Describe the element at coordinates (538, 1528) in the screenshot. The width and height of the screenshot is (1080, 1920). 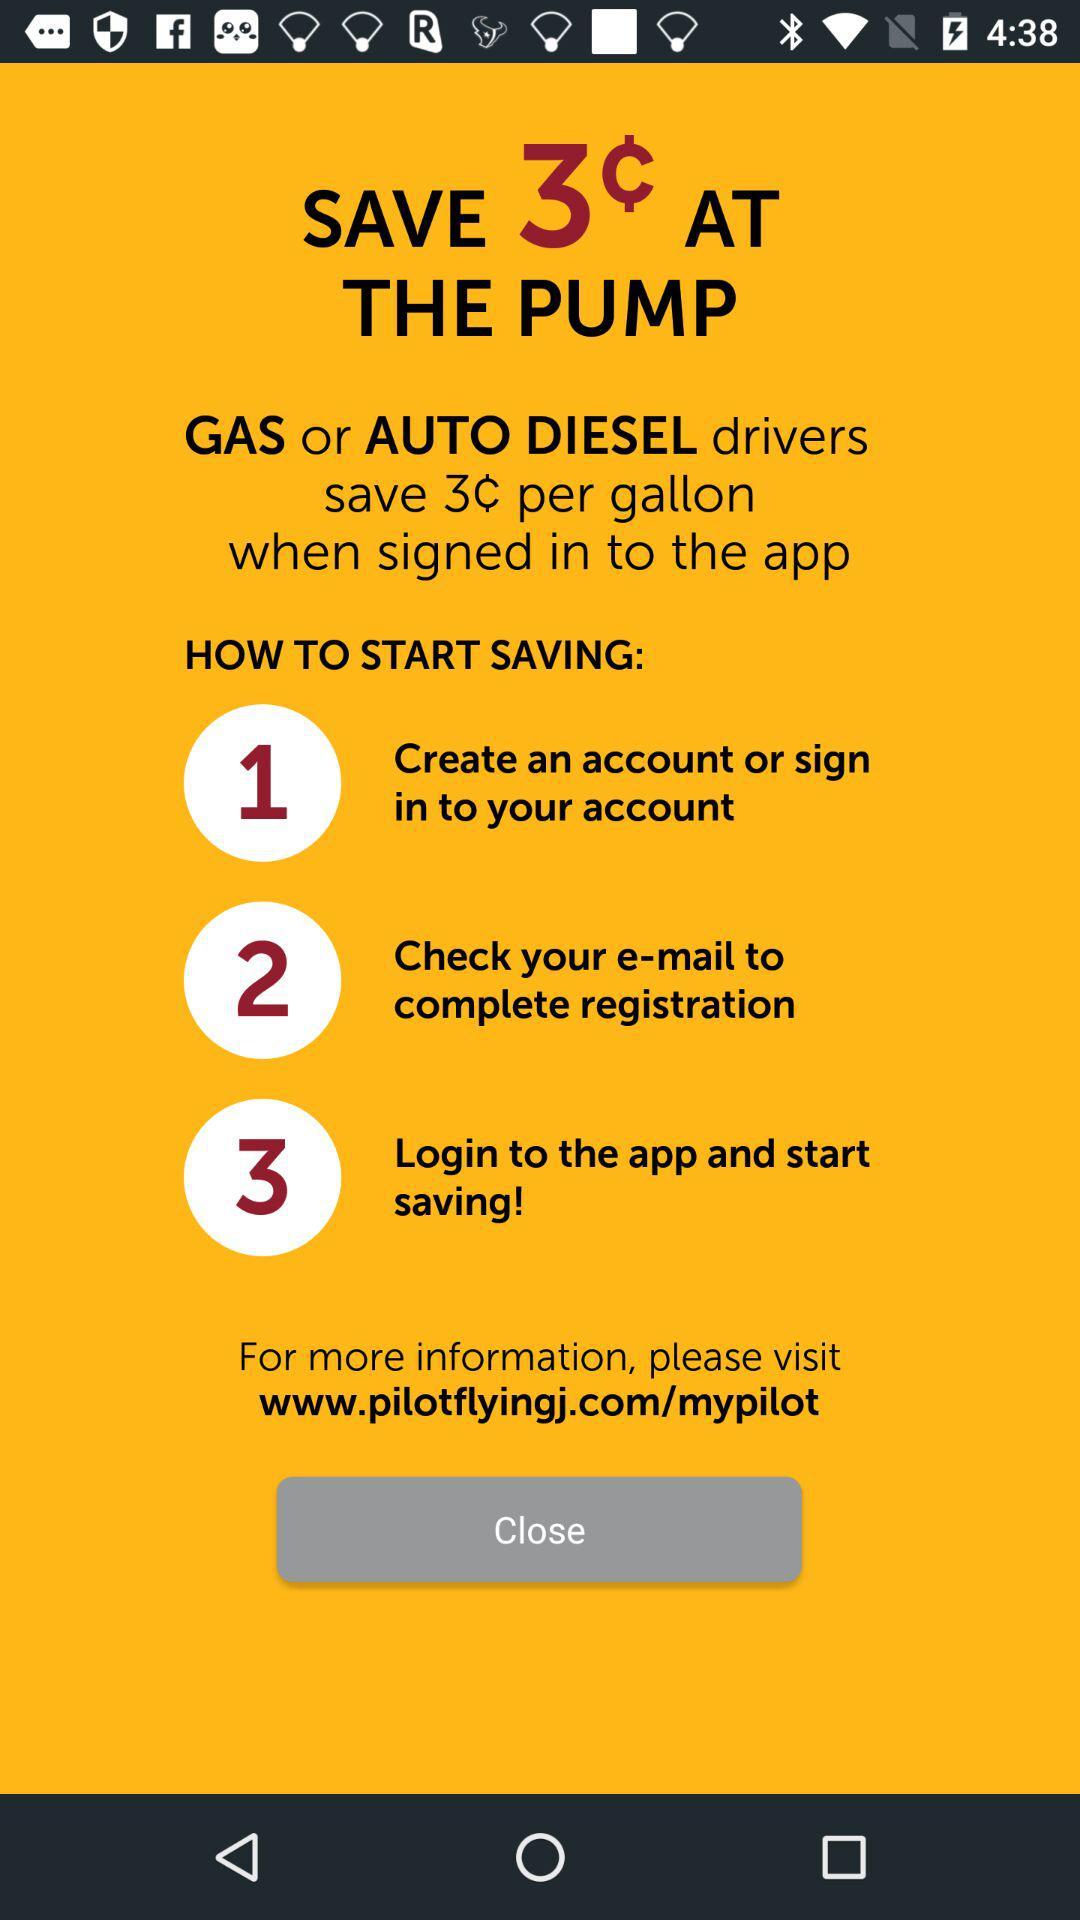
I see `the close item` at that location.